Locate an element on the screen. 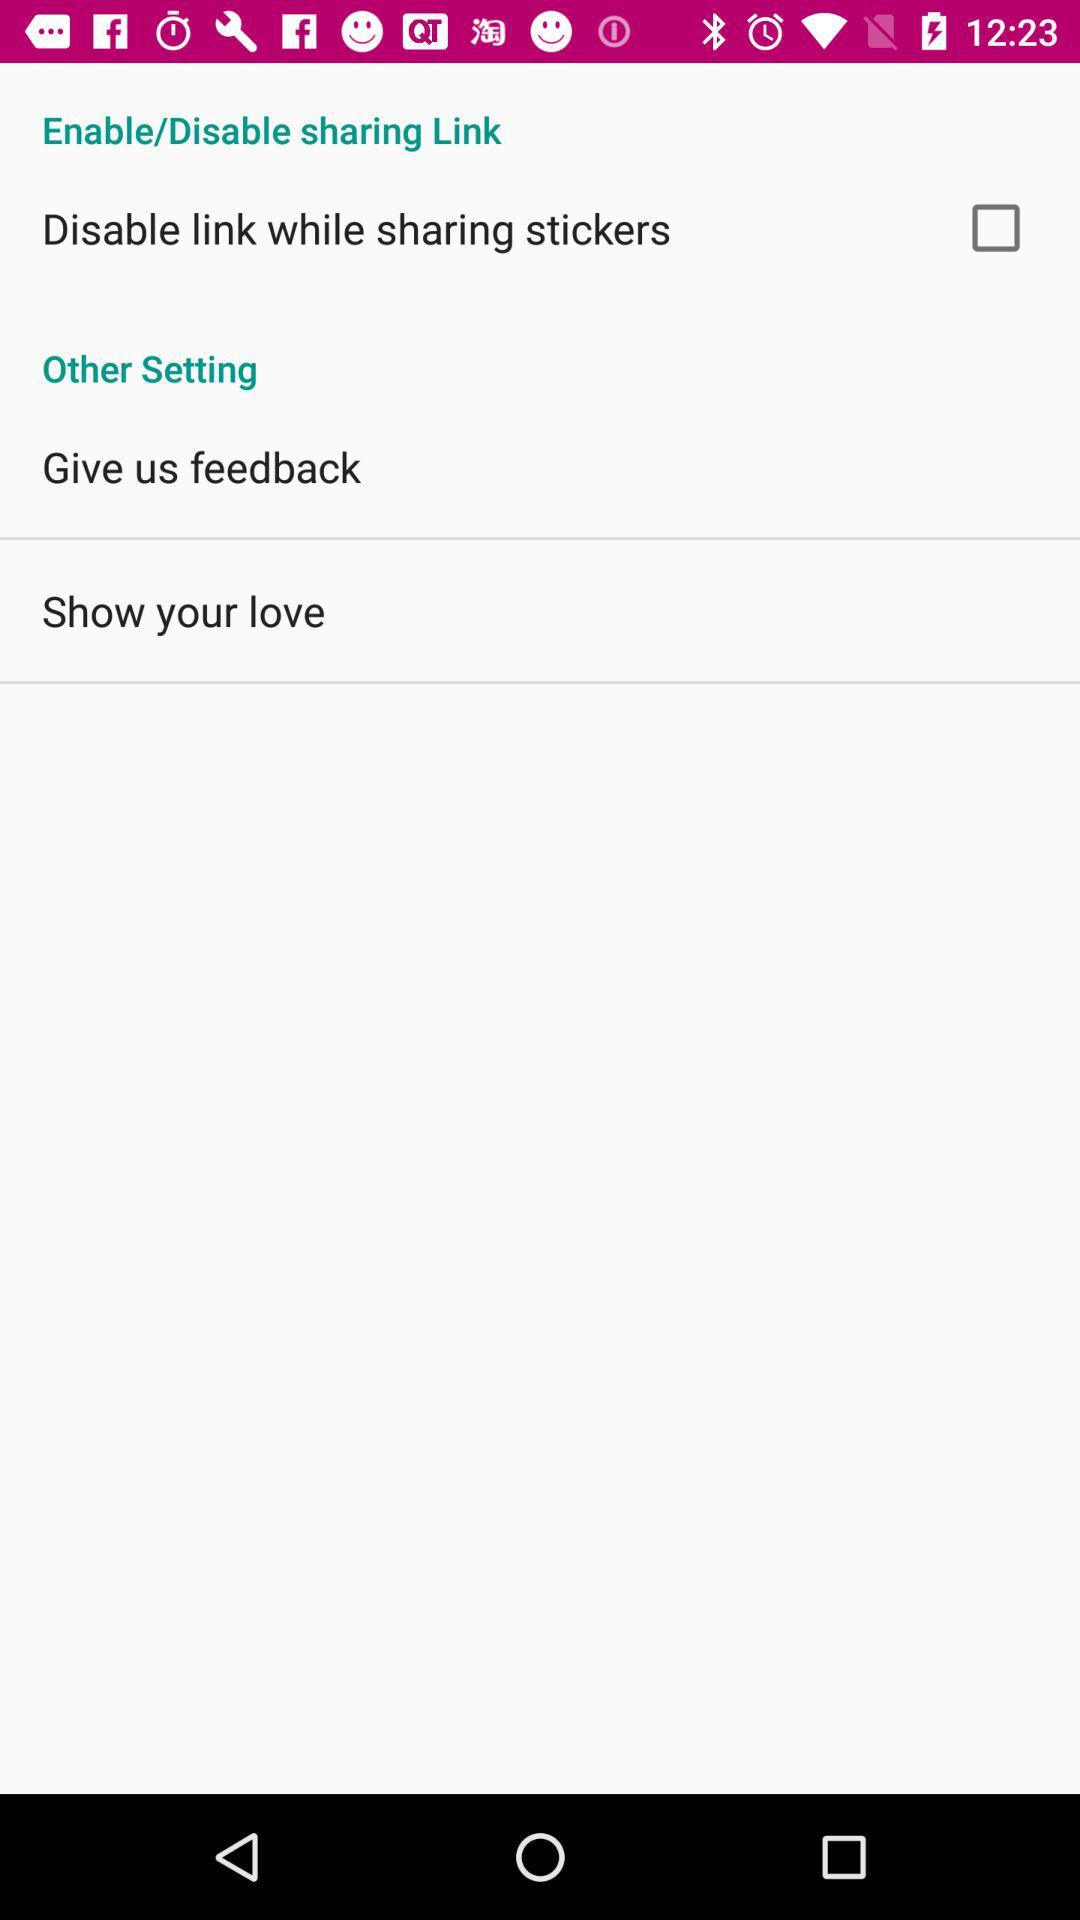  the app below give us feedback icon is located at coordinates (183, 609).